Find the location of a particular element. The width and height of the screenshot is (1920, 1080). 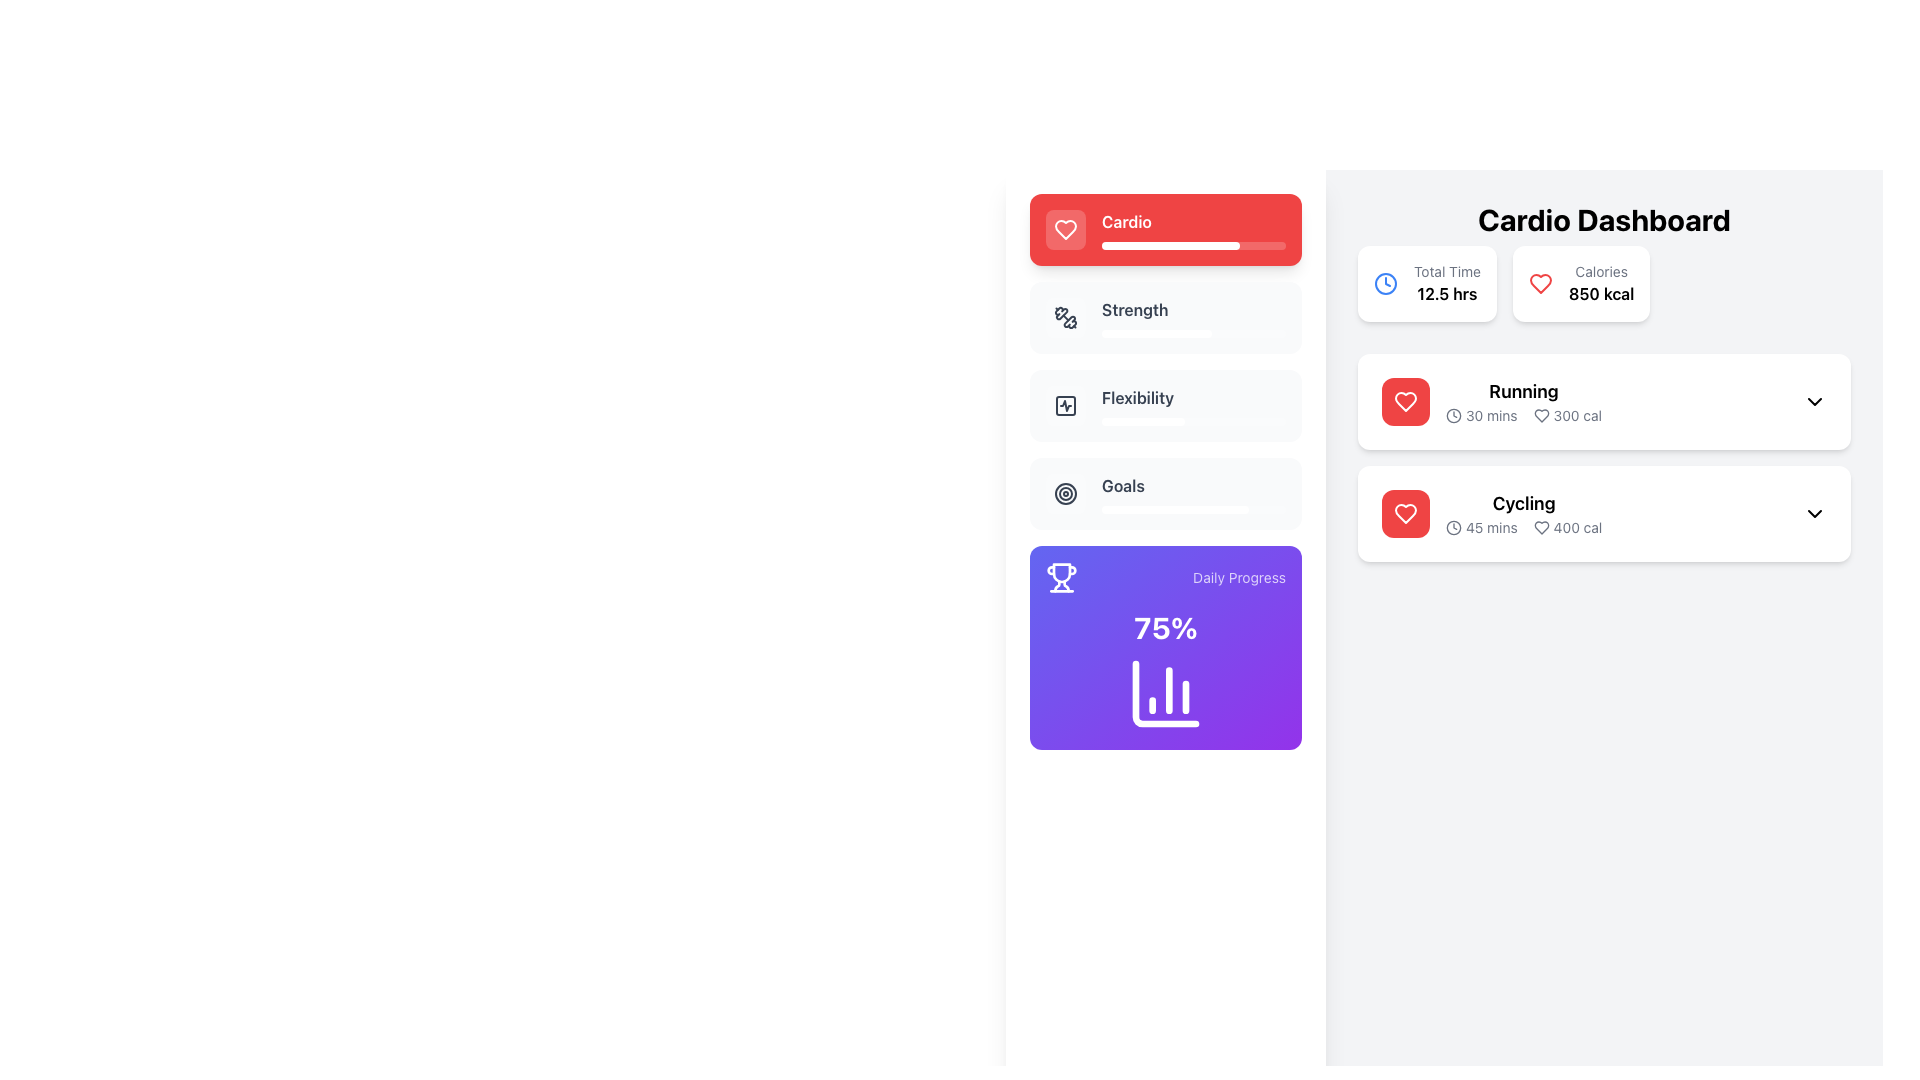

the 'Cardio' progress bar component located near the top-left corner of the interface, which visually represents the user's progress in the Cardio activity is located at coordinates (1194, 229).